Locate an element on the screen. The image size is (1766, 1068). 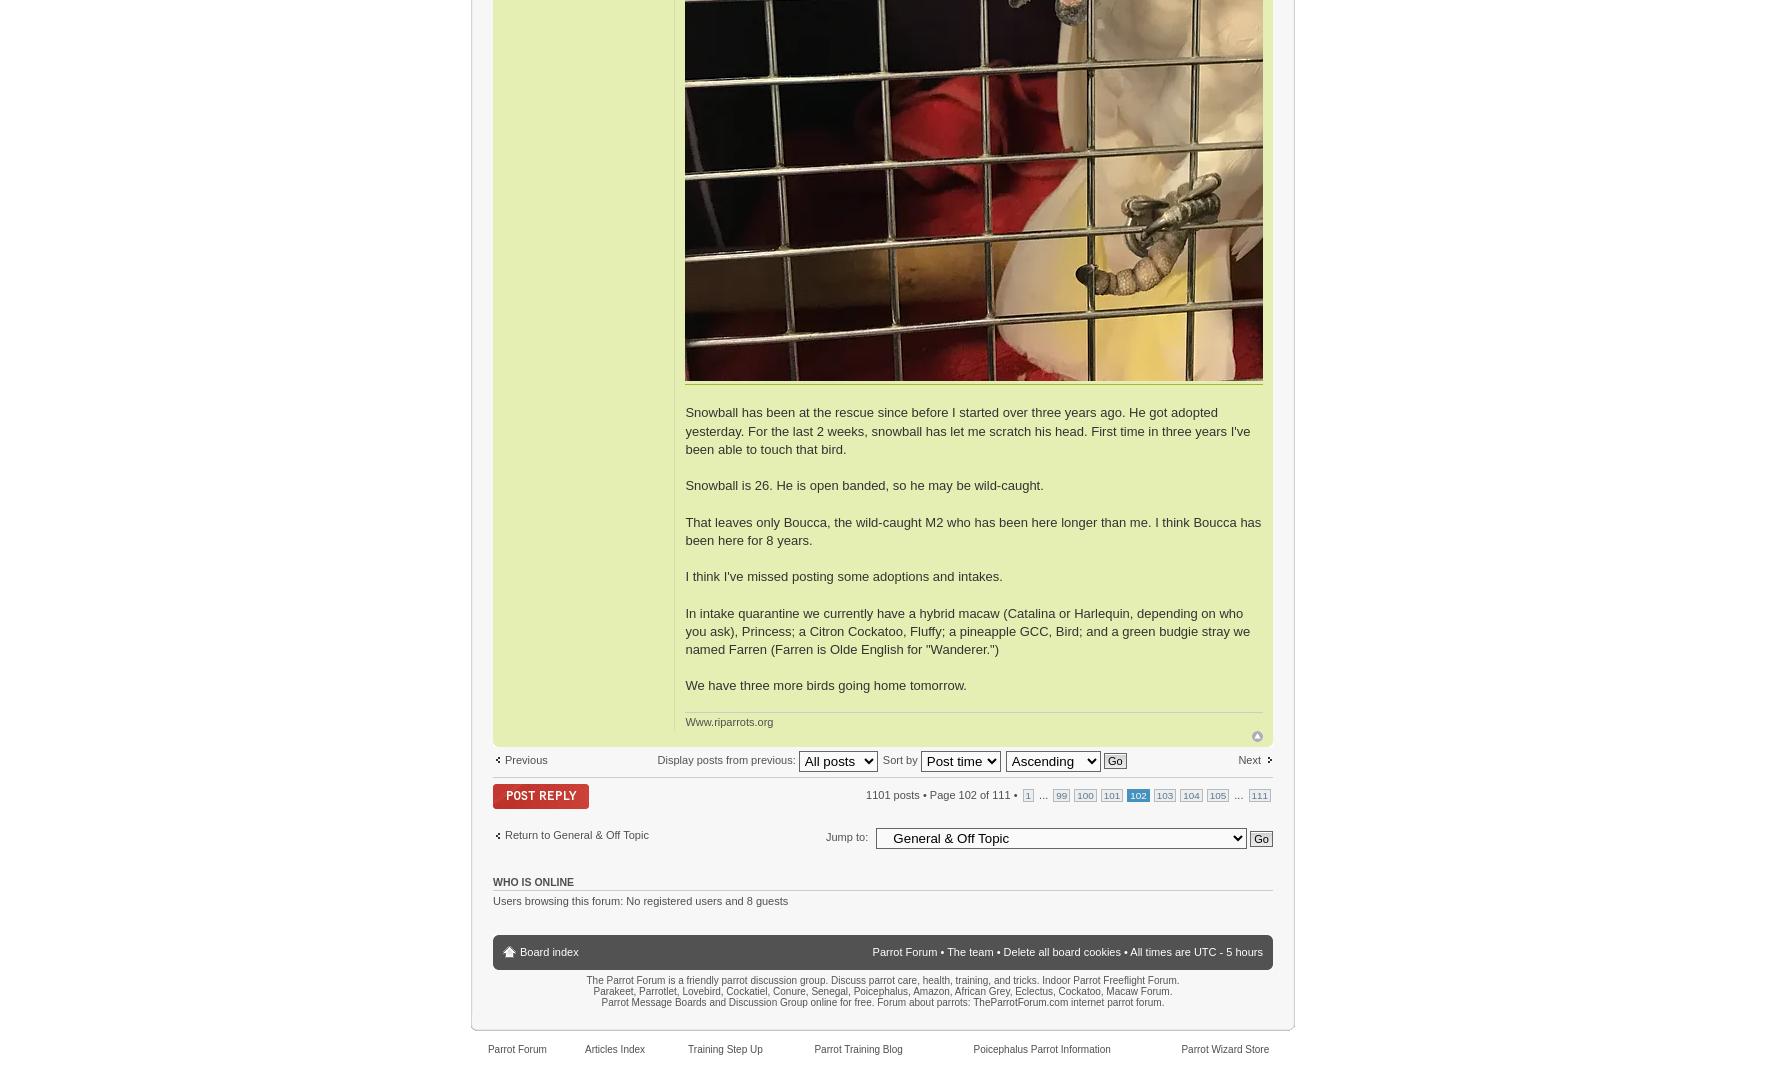
'Snowball is 26. He is open banded, so he may be wild-caught.' is located at coordinates (863, 485).